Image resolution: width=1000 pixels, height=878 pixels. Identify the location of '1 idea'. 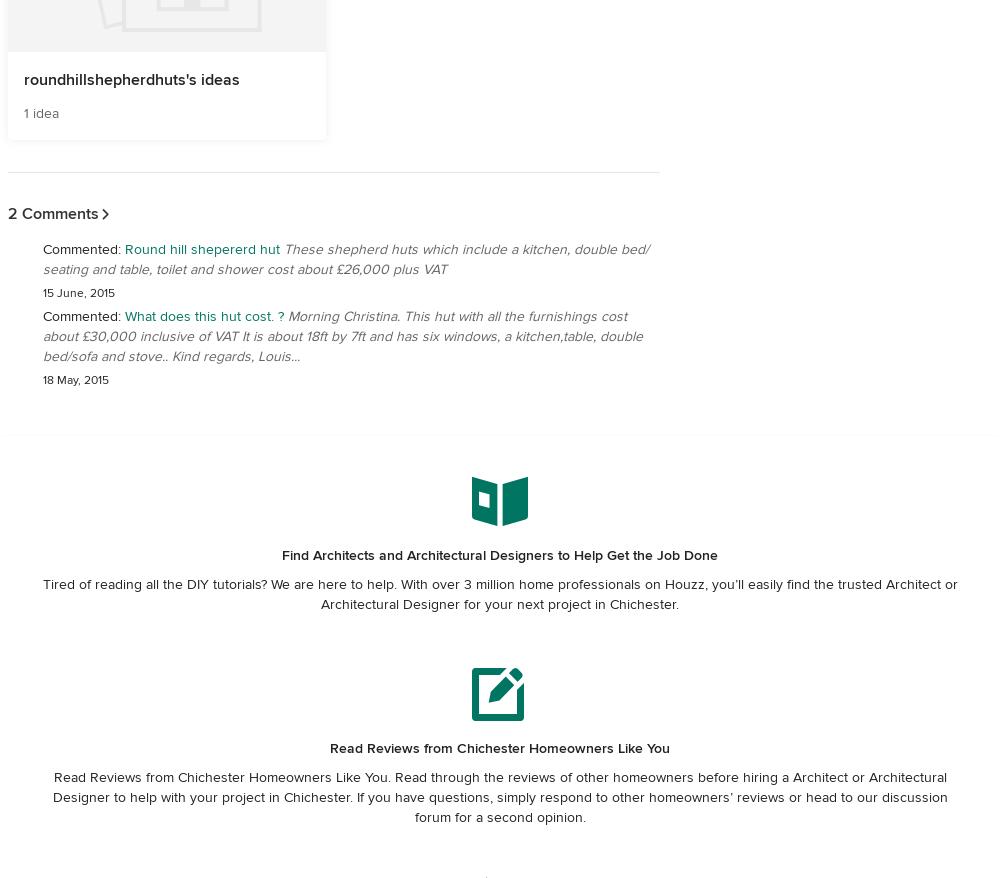
(24, 111).